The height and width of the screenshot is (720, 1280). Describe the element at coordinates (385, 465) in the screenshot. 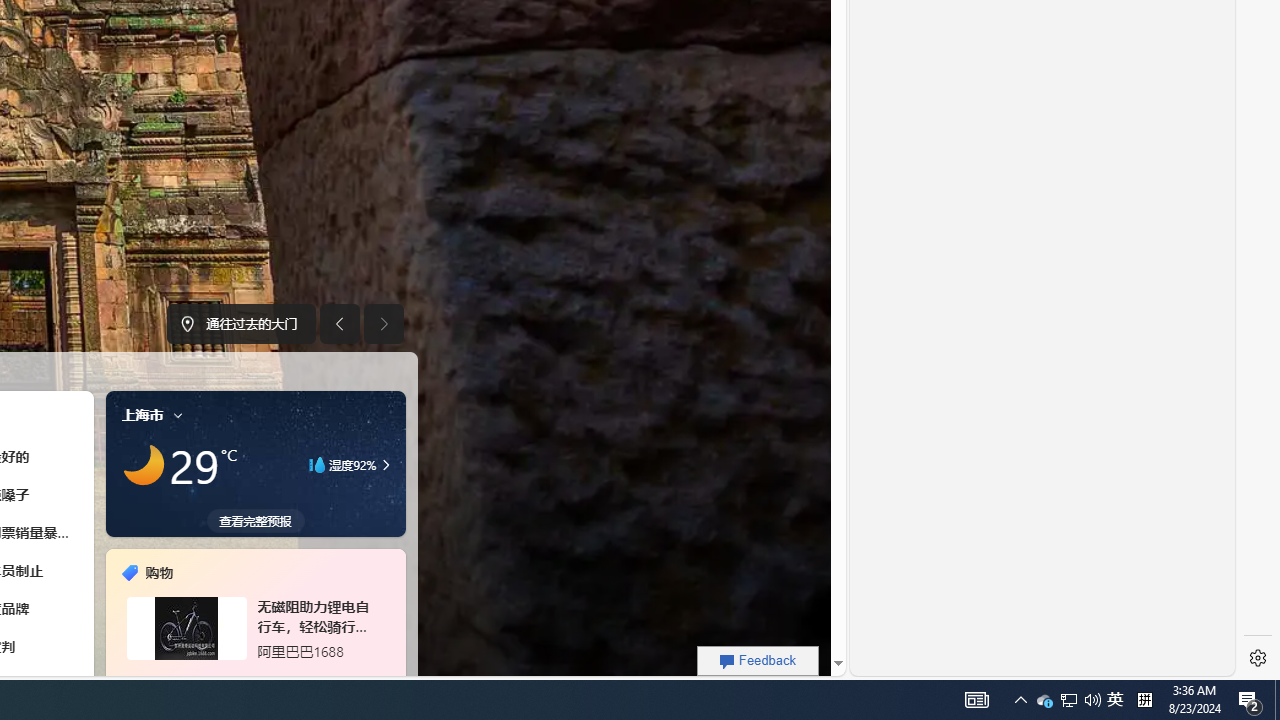

I see `'Class: weather-arrow-glyph'` at that location.